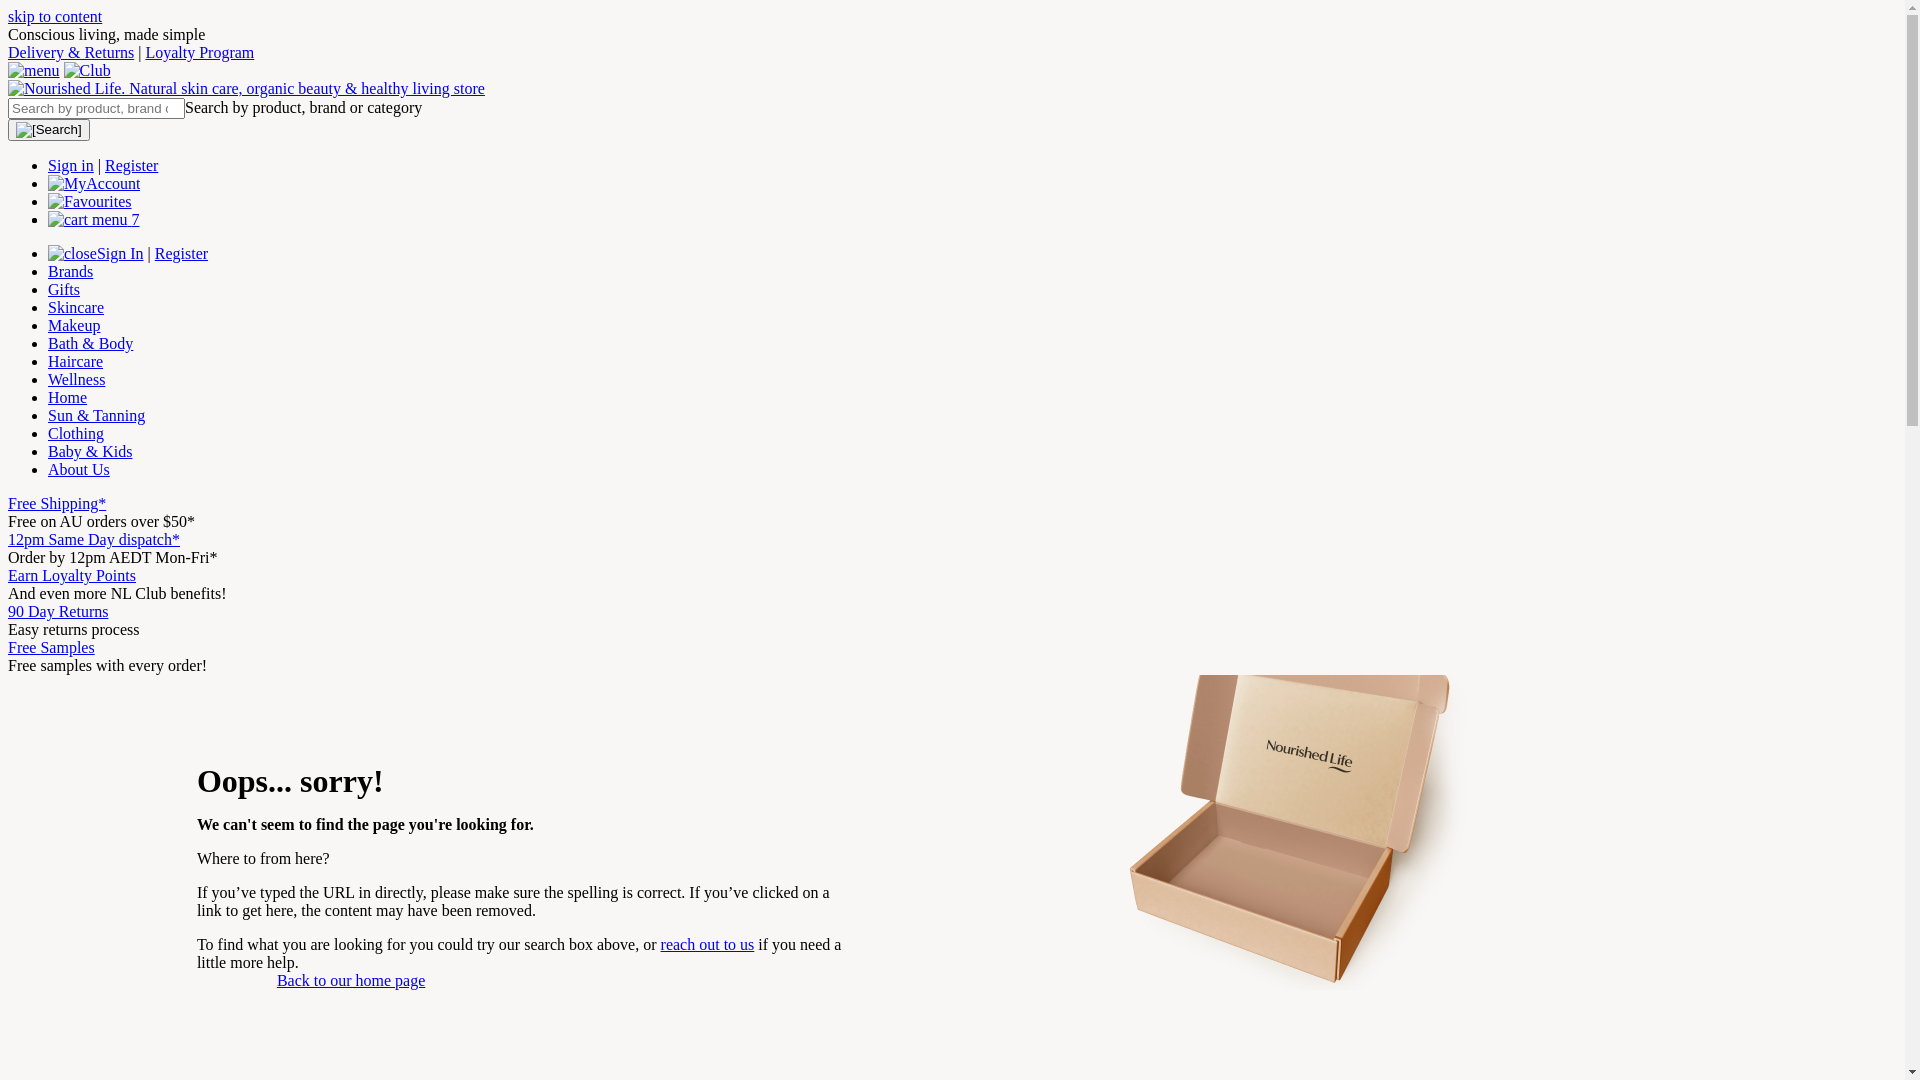 Image resolution: width=1920 pixels, height=1080 pixels. I want to click on '12pm Same Day dispatch*', so click(93, 538).